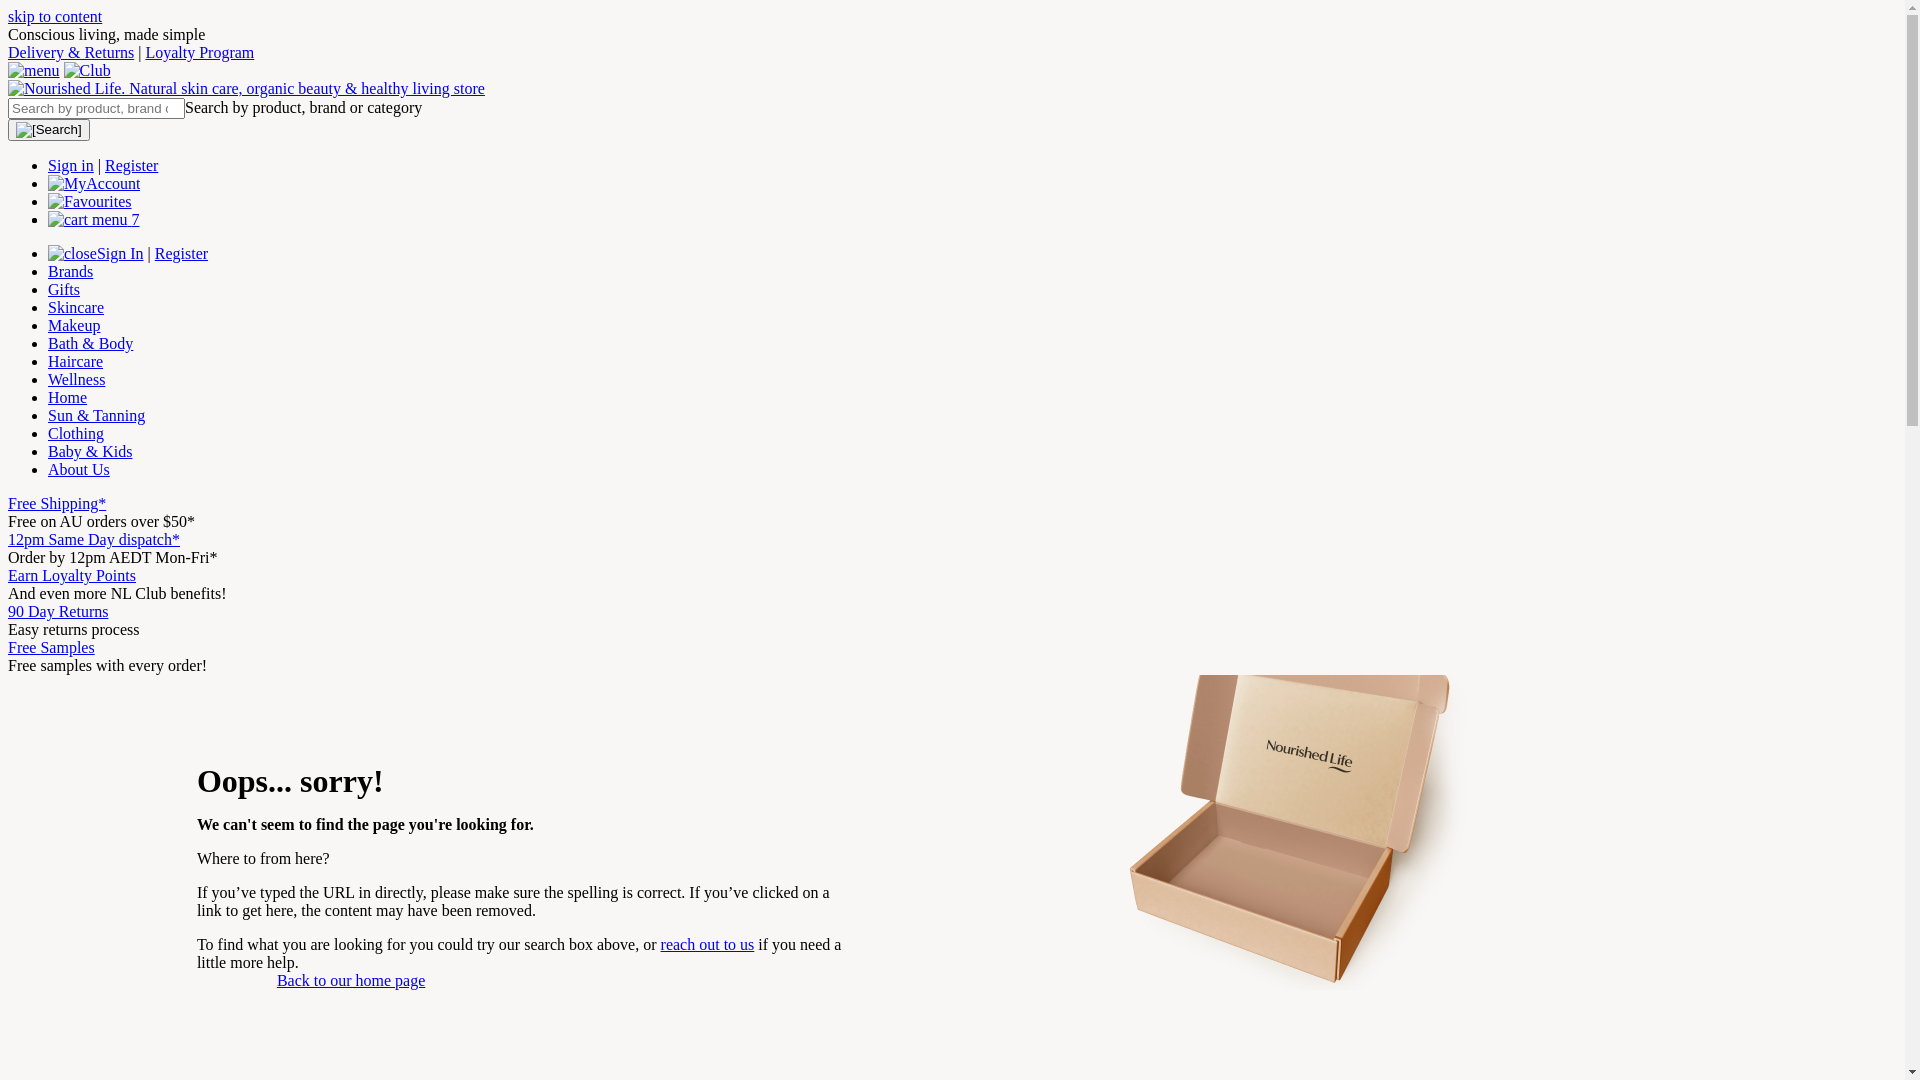 Image resolution: width=1920 pixels, height=1080 pixels. I want to click on '12pm Same Day dispatch*', so click(93, 538).